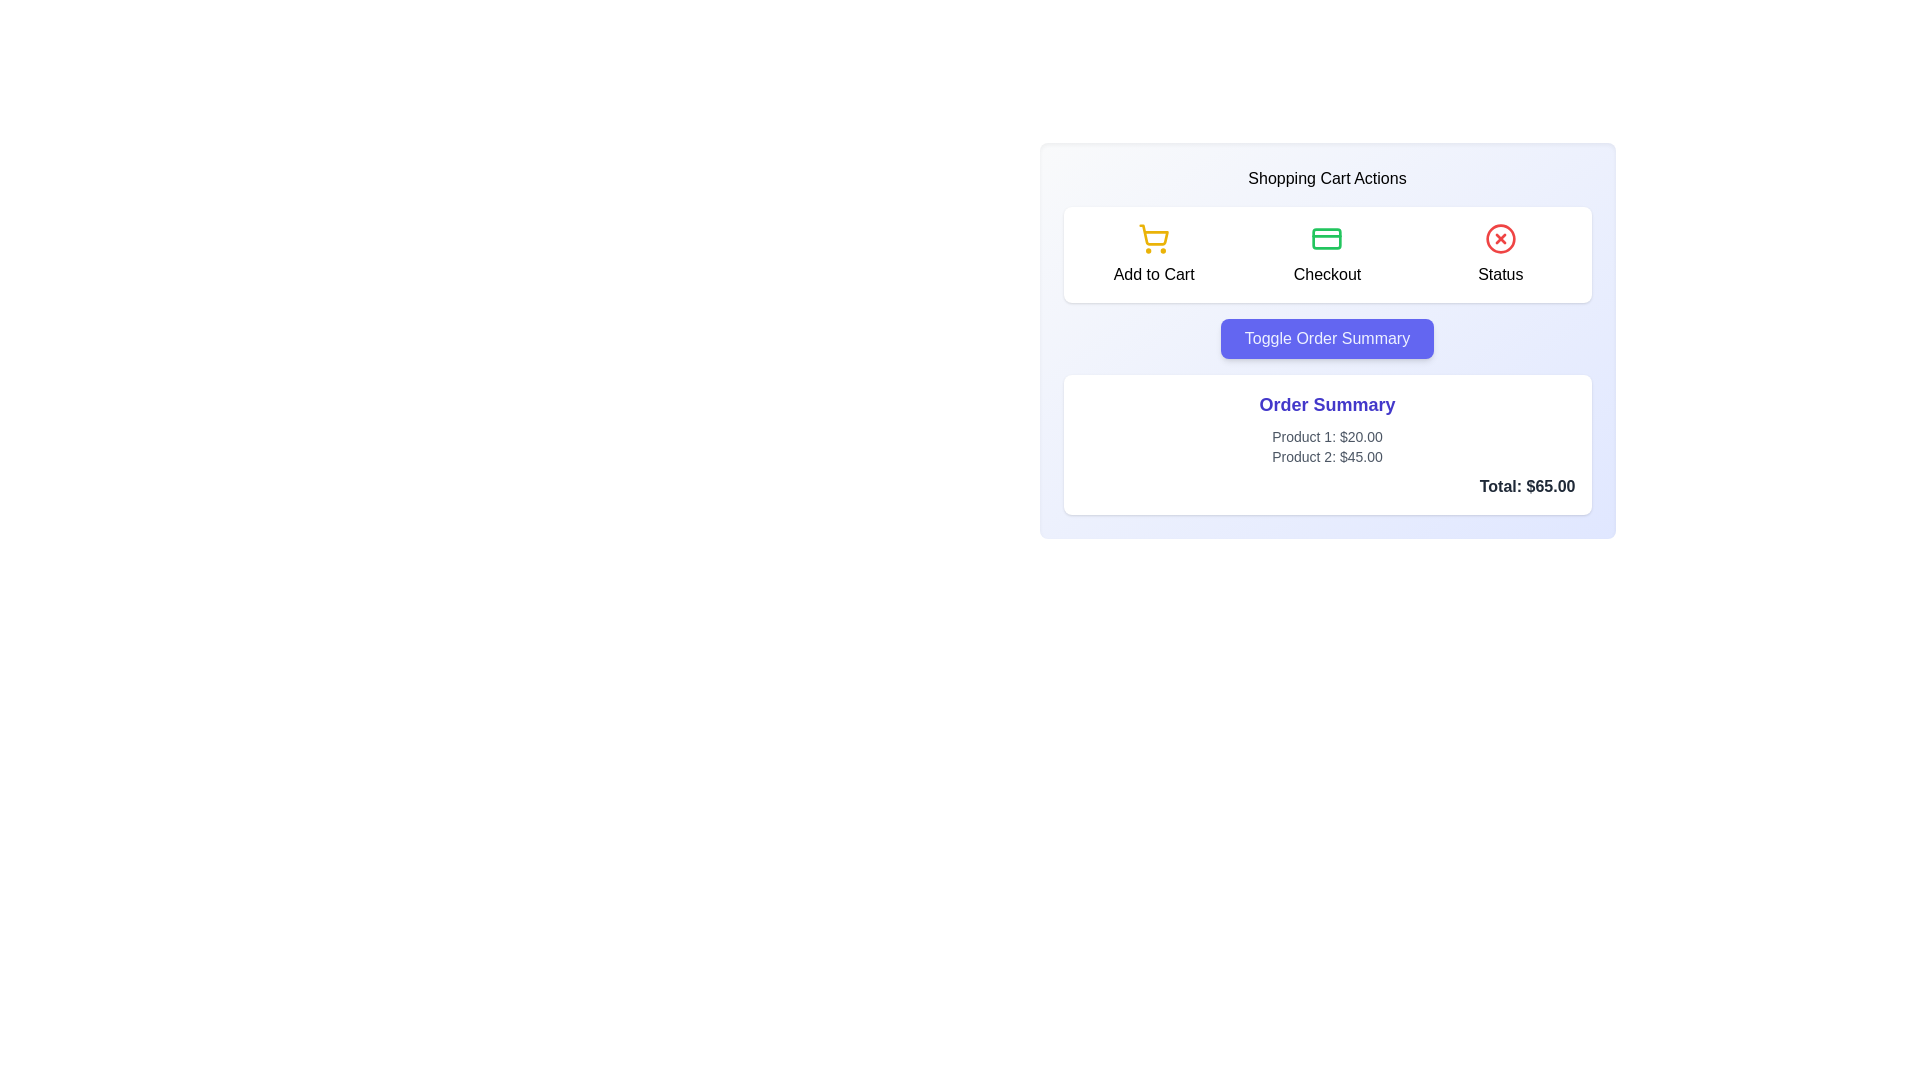 The image size is (1920, 1080). Describe the element at coordinates (1154, 238) in the screenshot. I see `the yellow shopping cart icon located above the 'Add to Cart' button in the 'Shopping Cart Actions' section` at that location.